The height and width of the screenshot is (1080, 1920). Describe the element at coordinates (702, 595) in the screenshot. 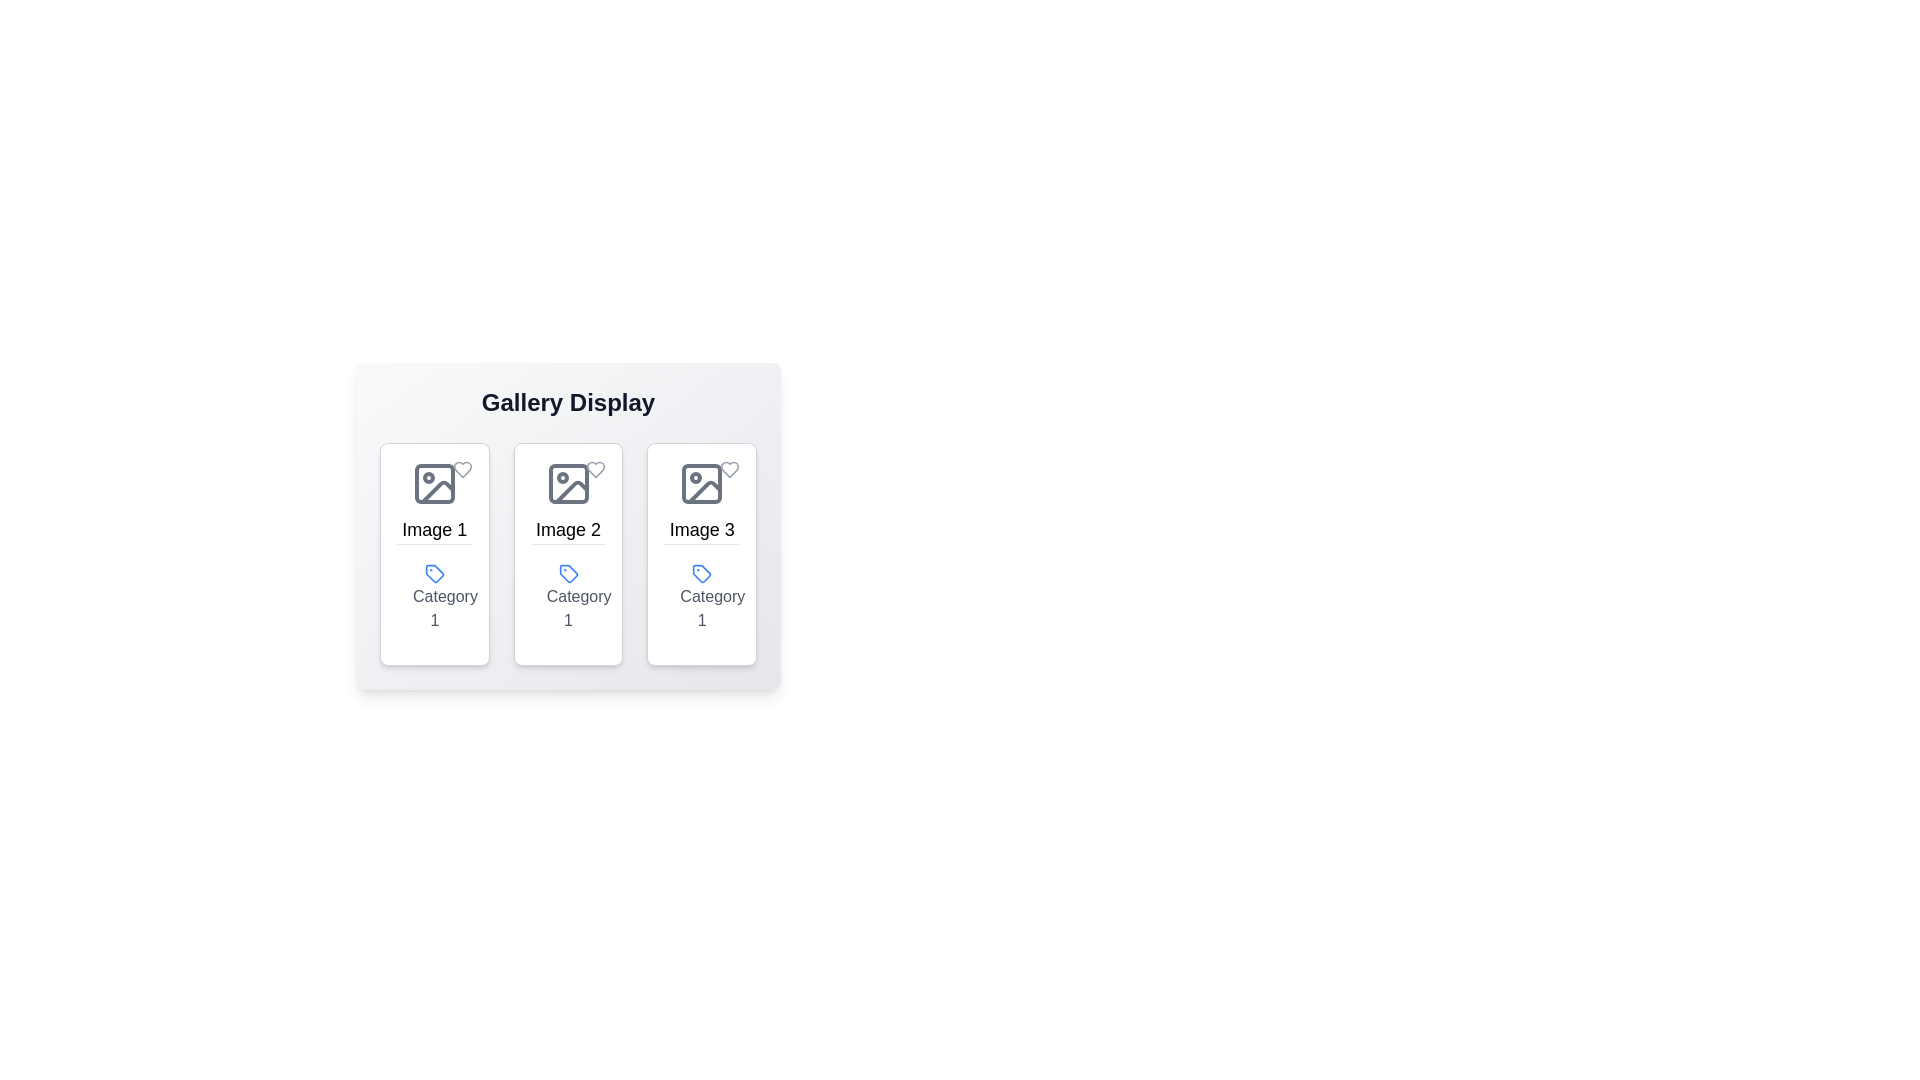

I see `the 'Category 1' text element, which is styled with a standard font and accompanied by a blue tag icon, located at the bottom of the card containing 'Image 3'` at that location.